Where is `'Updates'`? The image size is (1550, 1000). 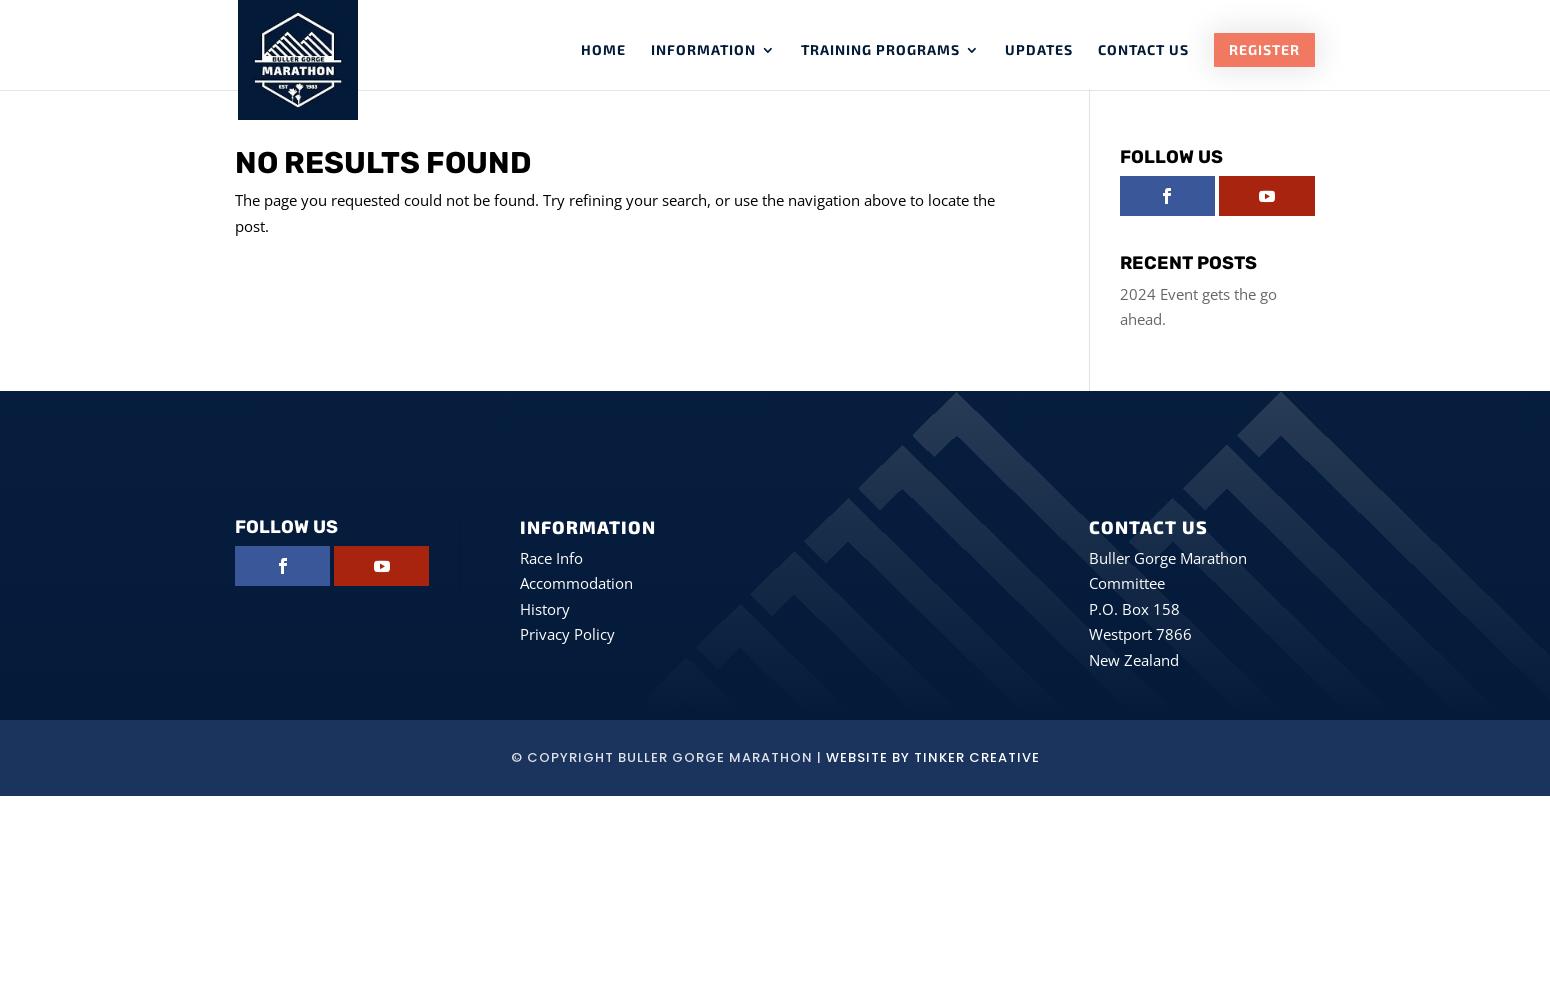 'Updates' is located at coordinates (1038, 49).